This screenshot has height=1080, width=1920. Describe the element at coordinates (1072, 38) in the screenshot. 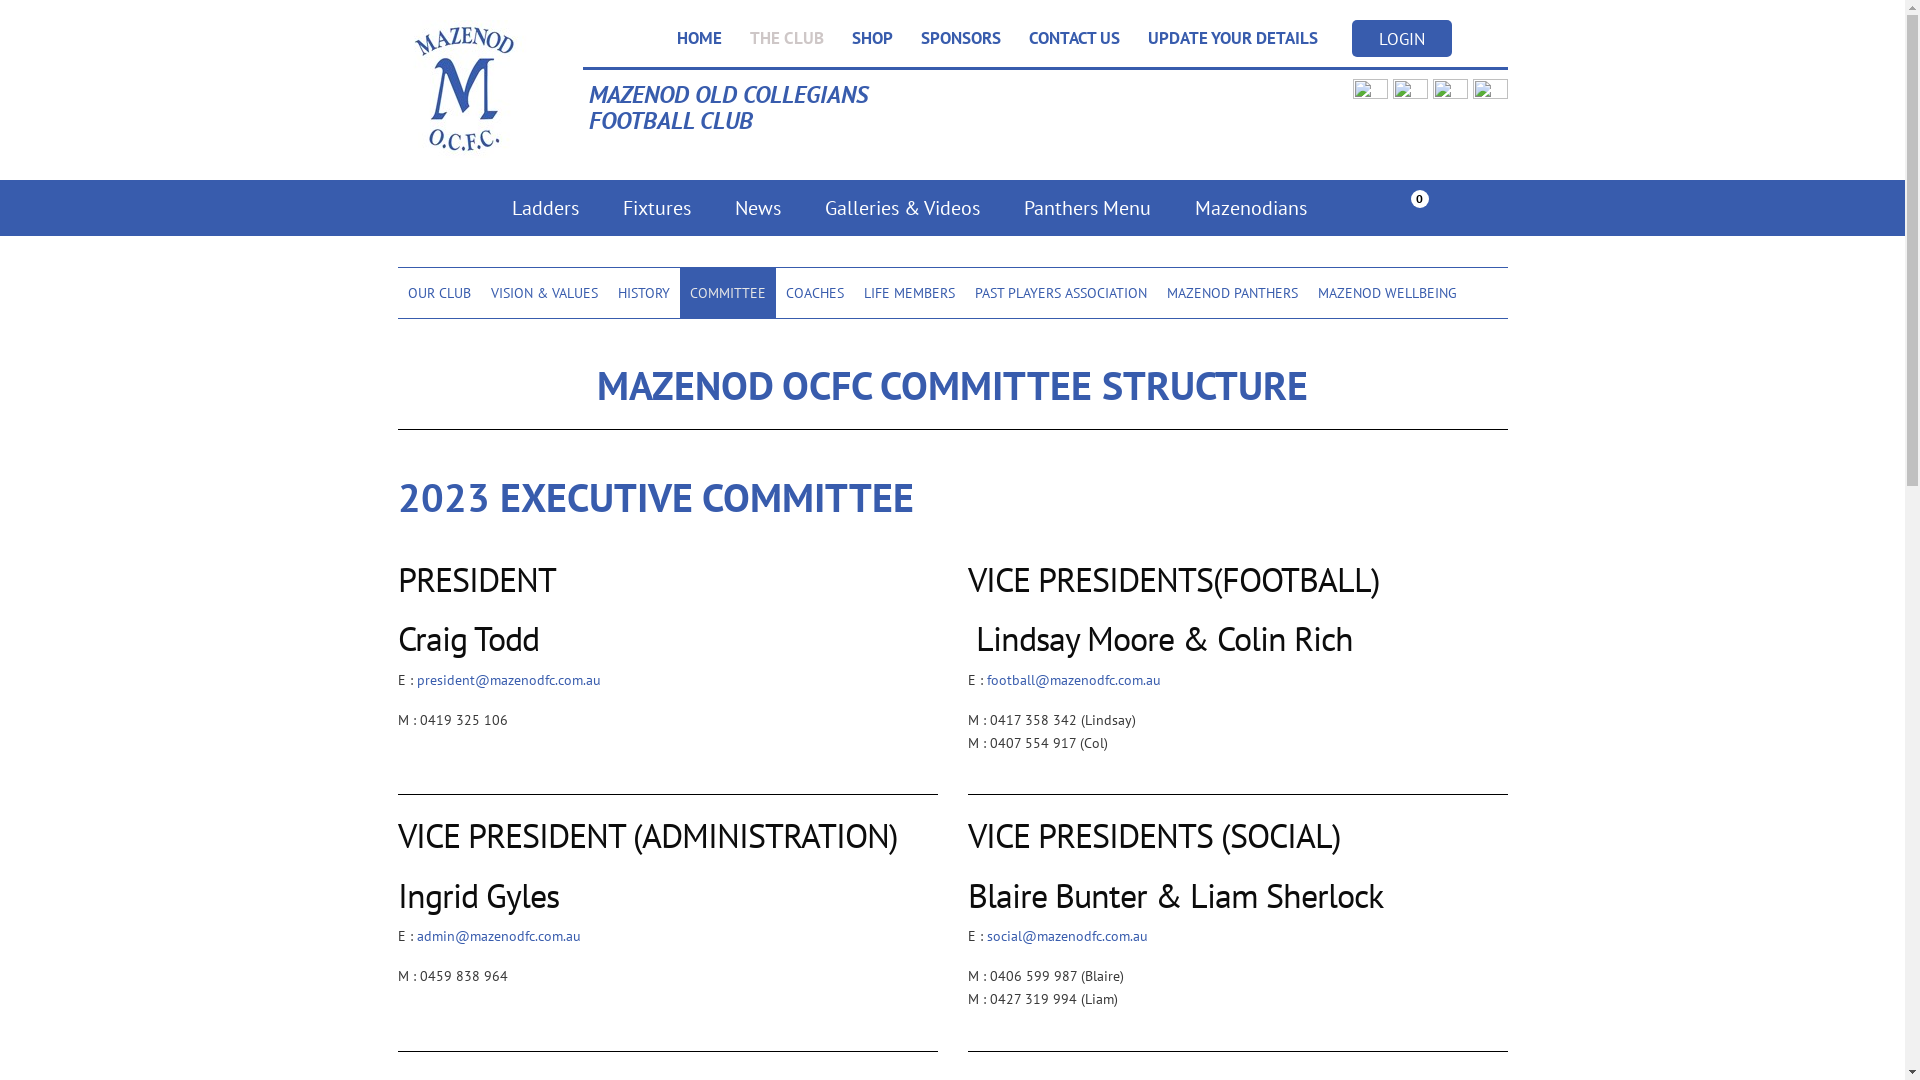

I see `'CONTACT US'` at that location.